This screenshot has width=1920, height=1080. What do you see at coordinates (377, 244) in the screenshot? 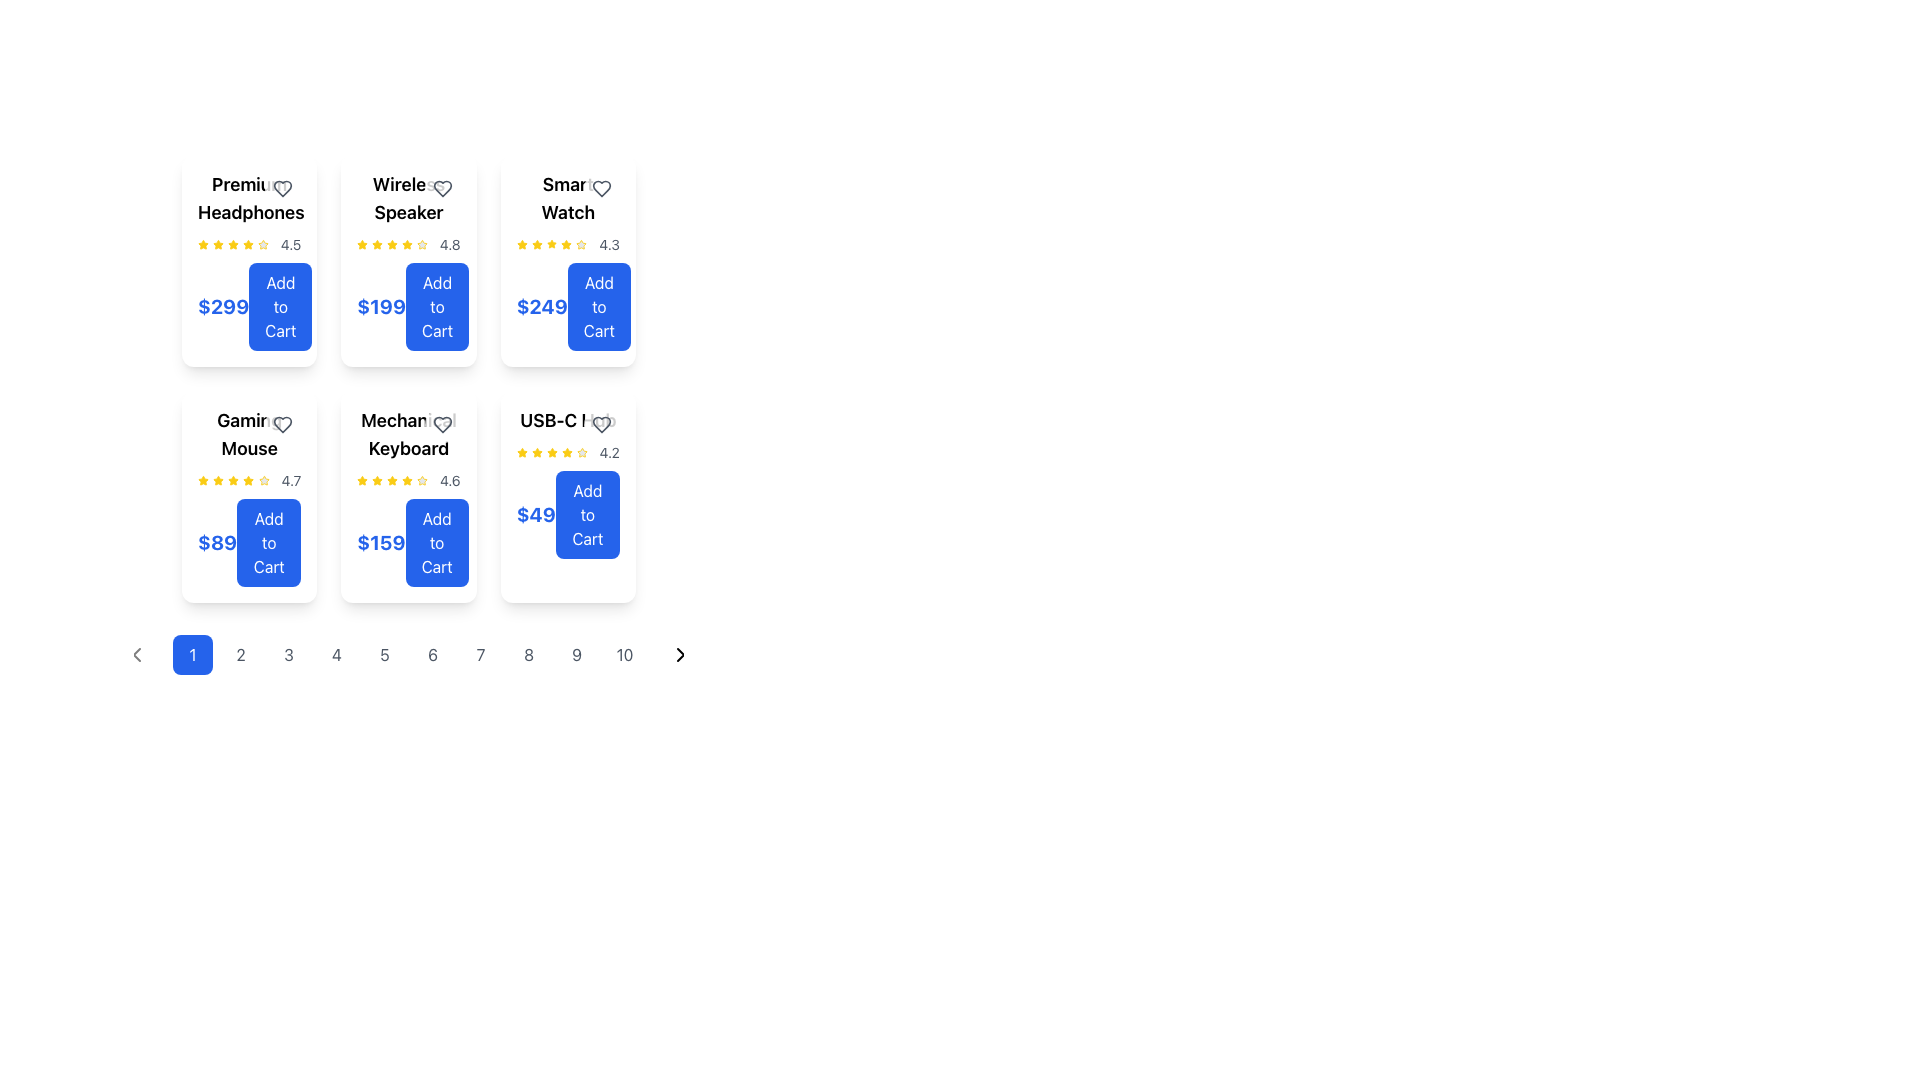
I see `the third star-shaped rating icon with a yellow fill in the product card for 'Wireless Speaker' located in the second column of the first row of the product grid` at bounding box center [377, 244].